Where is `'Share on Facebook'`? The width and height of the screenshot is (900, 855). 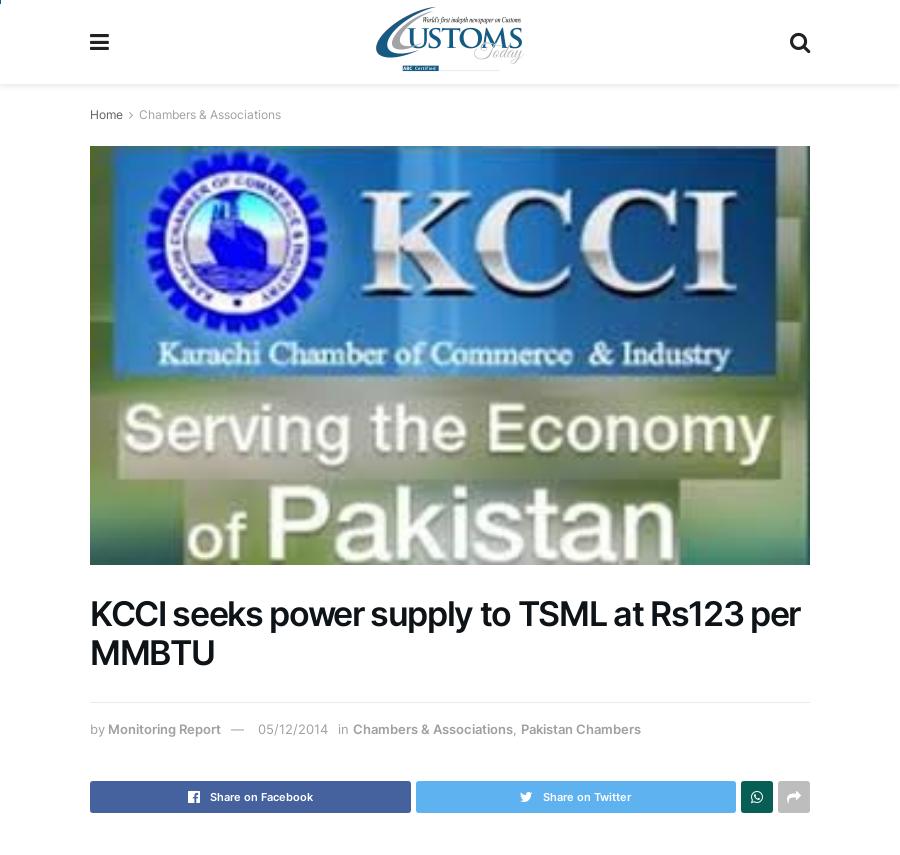 'Share on Facebook' is located at coordinates (259, 796).